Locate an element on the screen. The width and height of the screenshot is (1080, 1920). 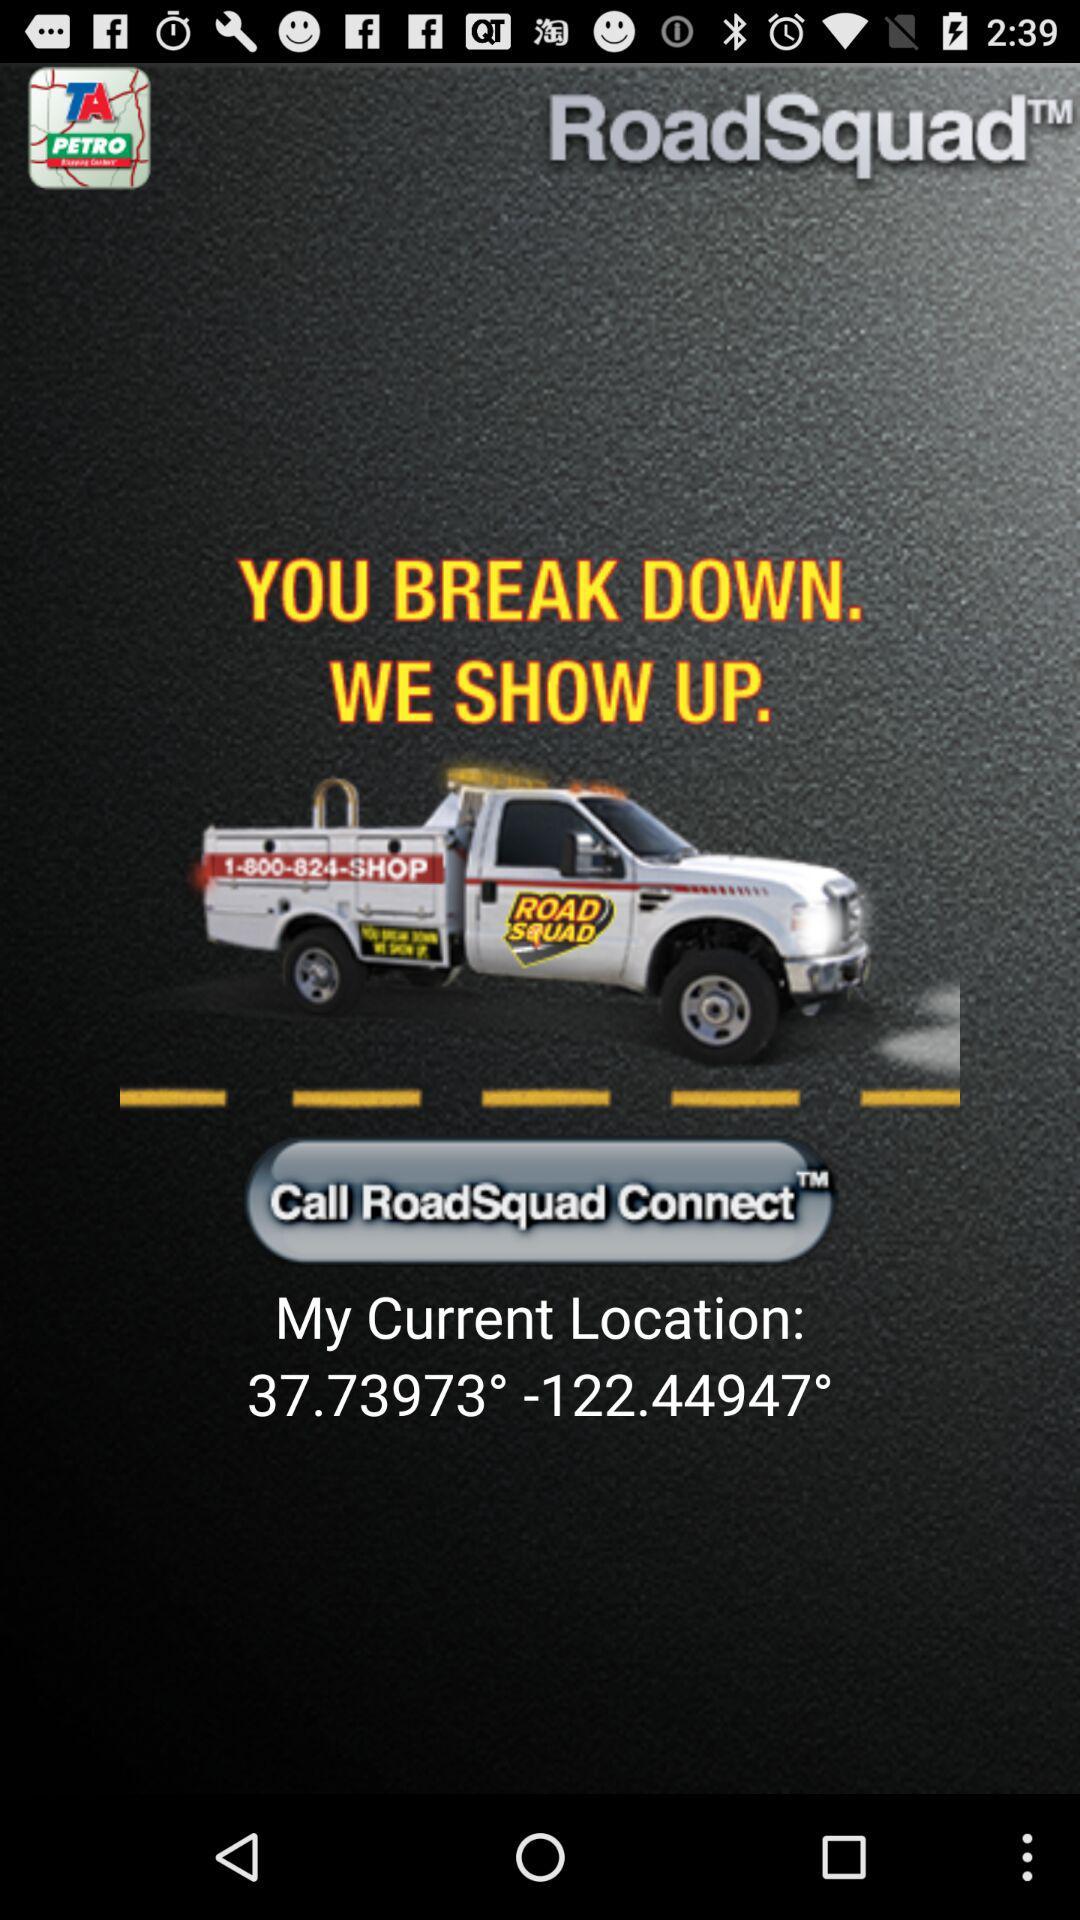
the icon above my current location: icon is located at coordinates (540, 1199).